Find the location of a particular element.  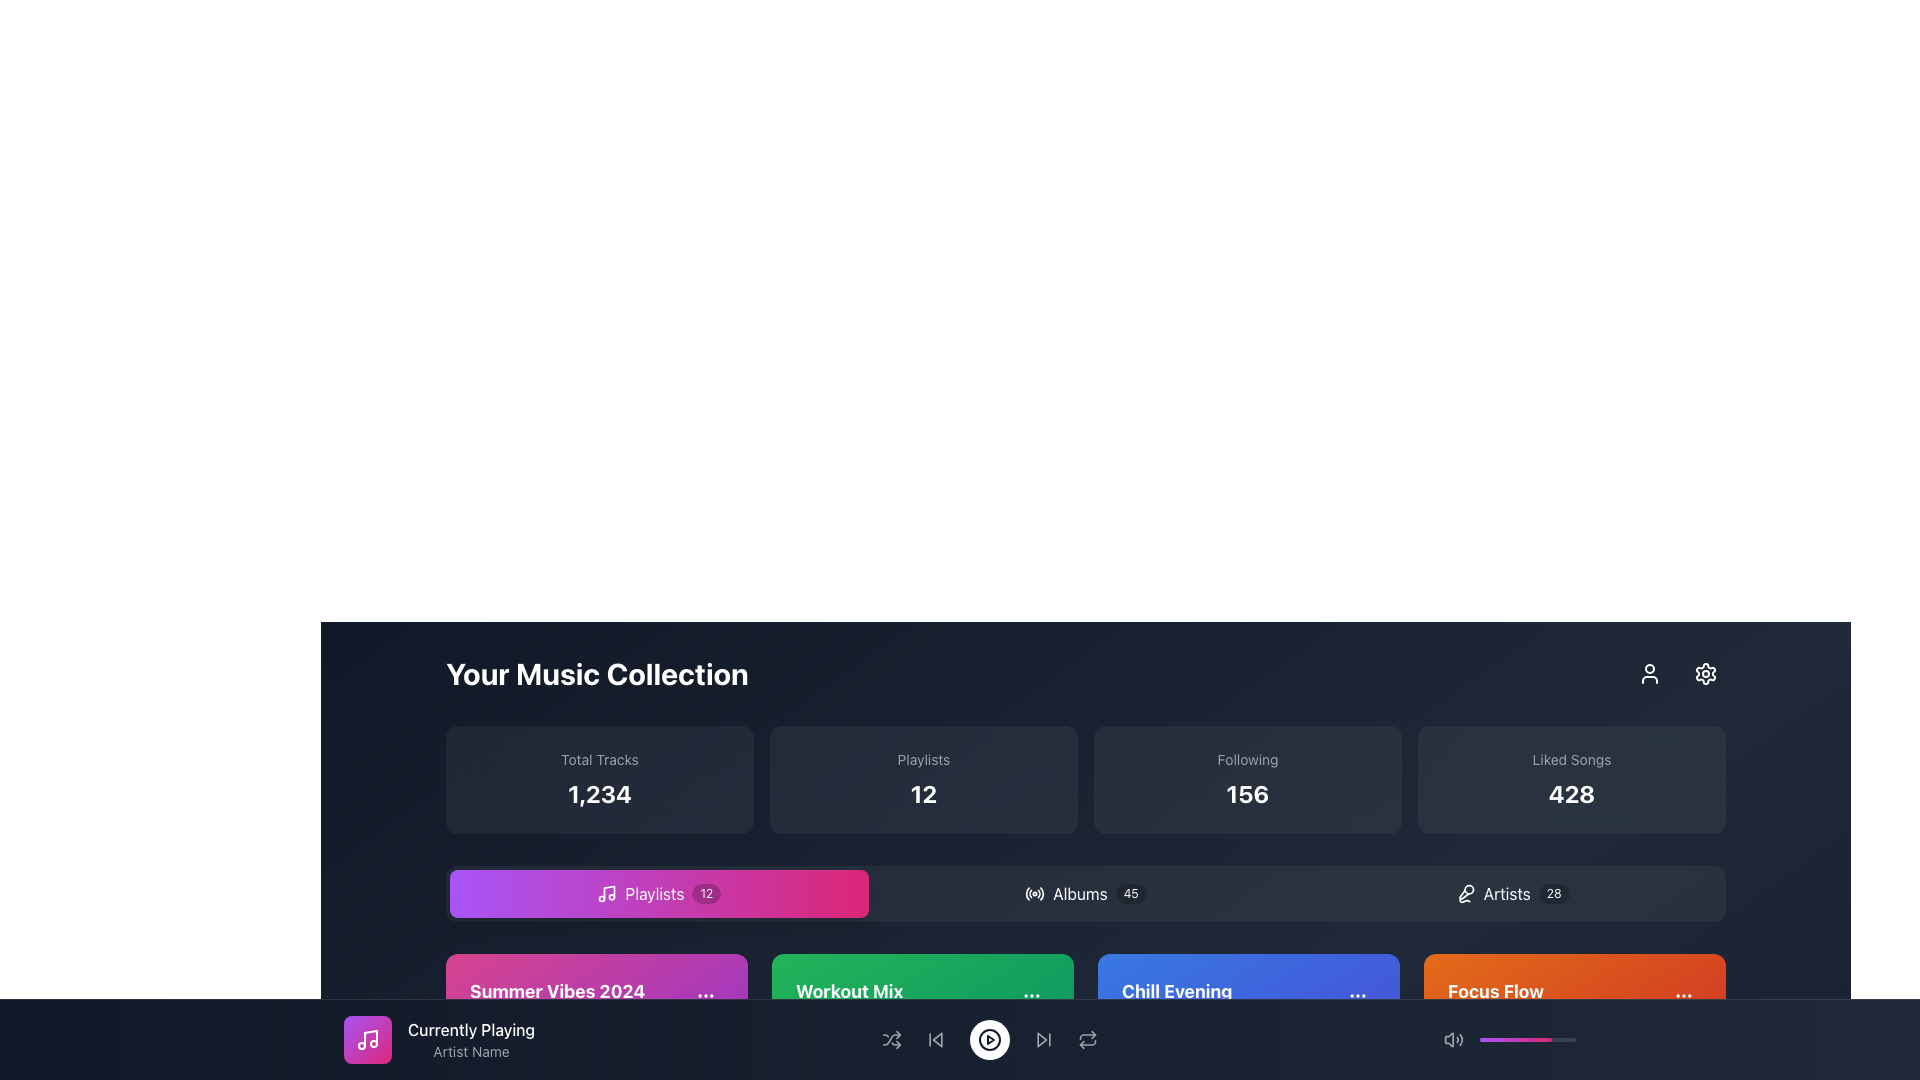

the text display component that shows 'Summer Vibes 2024' and '24 tracks', which is the first item in the second row of the 'Your Music Collection' section under the 'Playlists' tab is located at coordinates (595, 1003).